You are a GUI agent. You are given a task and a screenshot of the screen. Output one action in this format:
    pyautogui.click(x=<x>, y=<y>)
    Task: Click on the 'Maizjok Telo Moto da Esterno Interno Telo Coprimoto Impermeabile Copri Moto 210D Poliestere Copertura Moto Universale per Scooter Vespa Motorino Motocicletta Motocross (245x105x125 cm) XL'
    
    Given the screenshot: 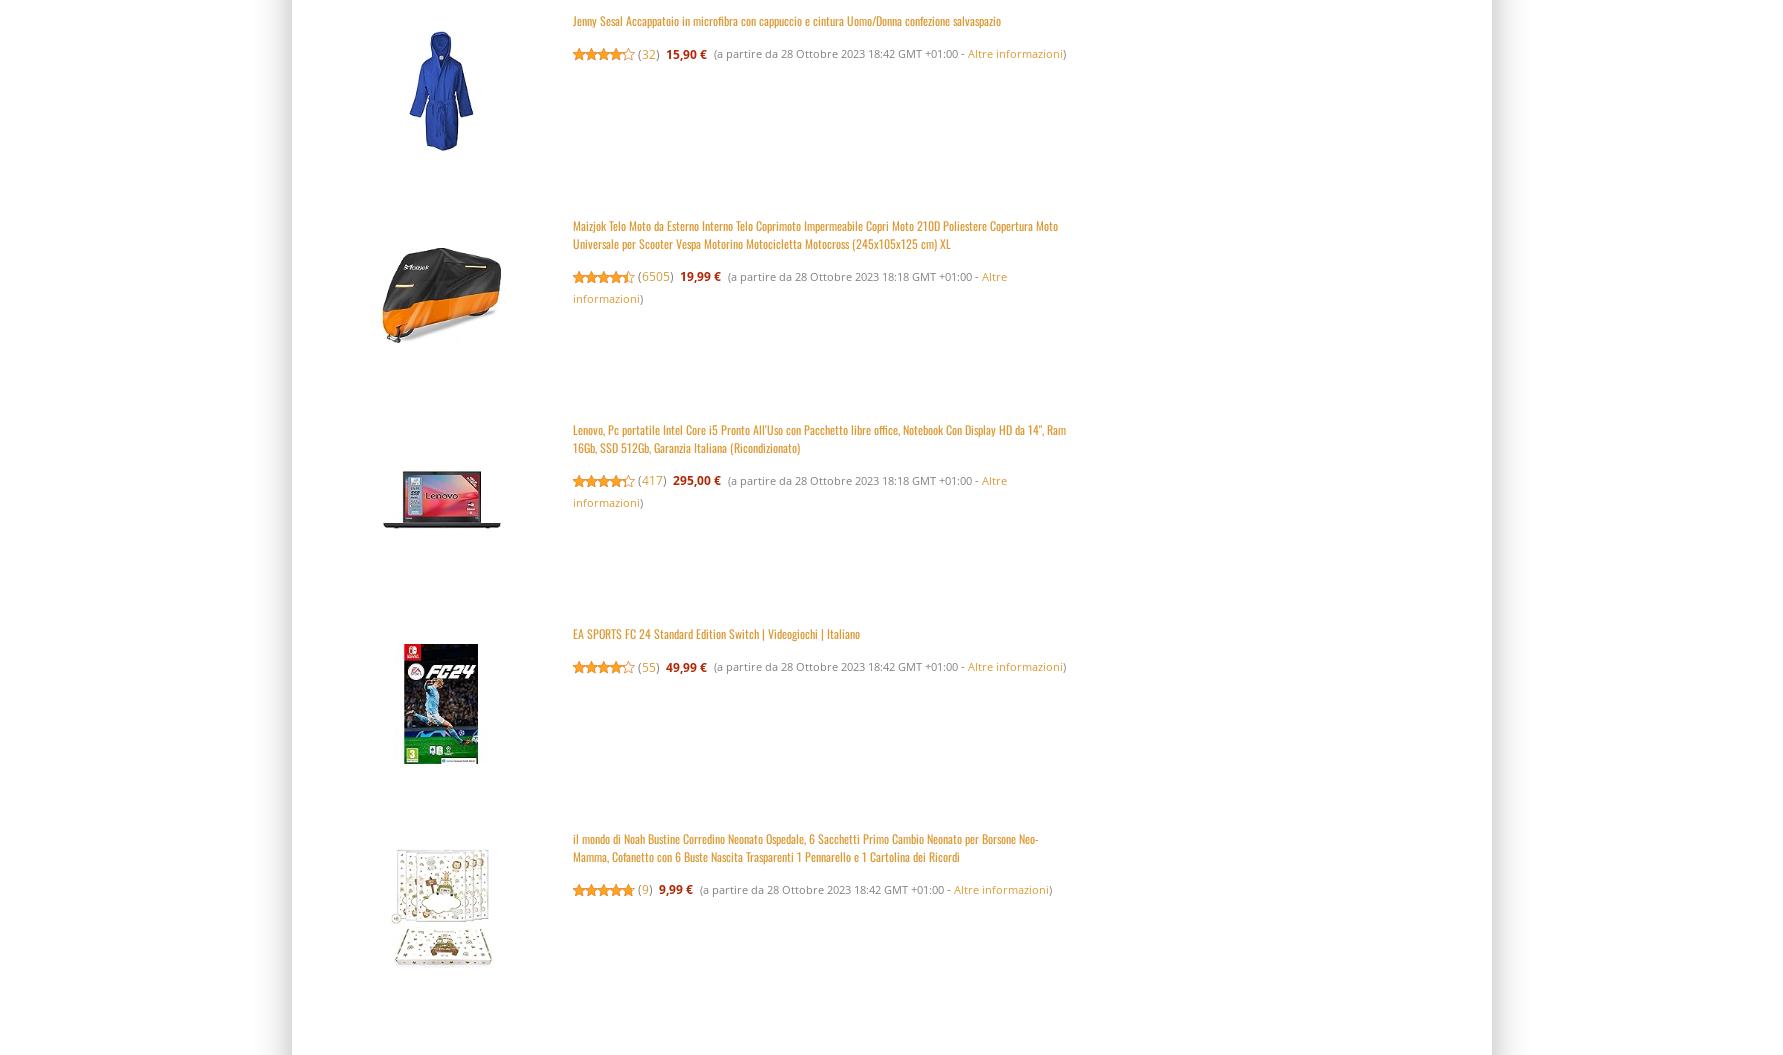 What is the action you would take?
    pyautogui.click(x=815, y=232)
    